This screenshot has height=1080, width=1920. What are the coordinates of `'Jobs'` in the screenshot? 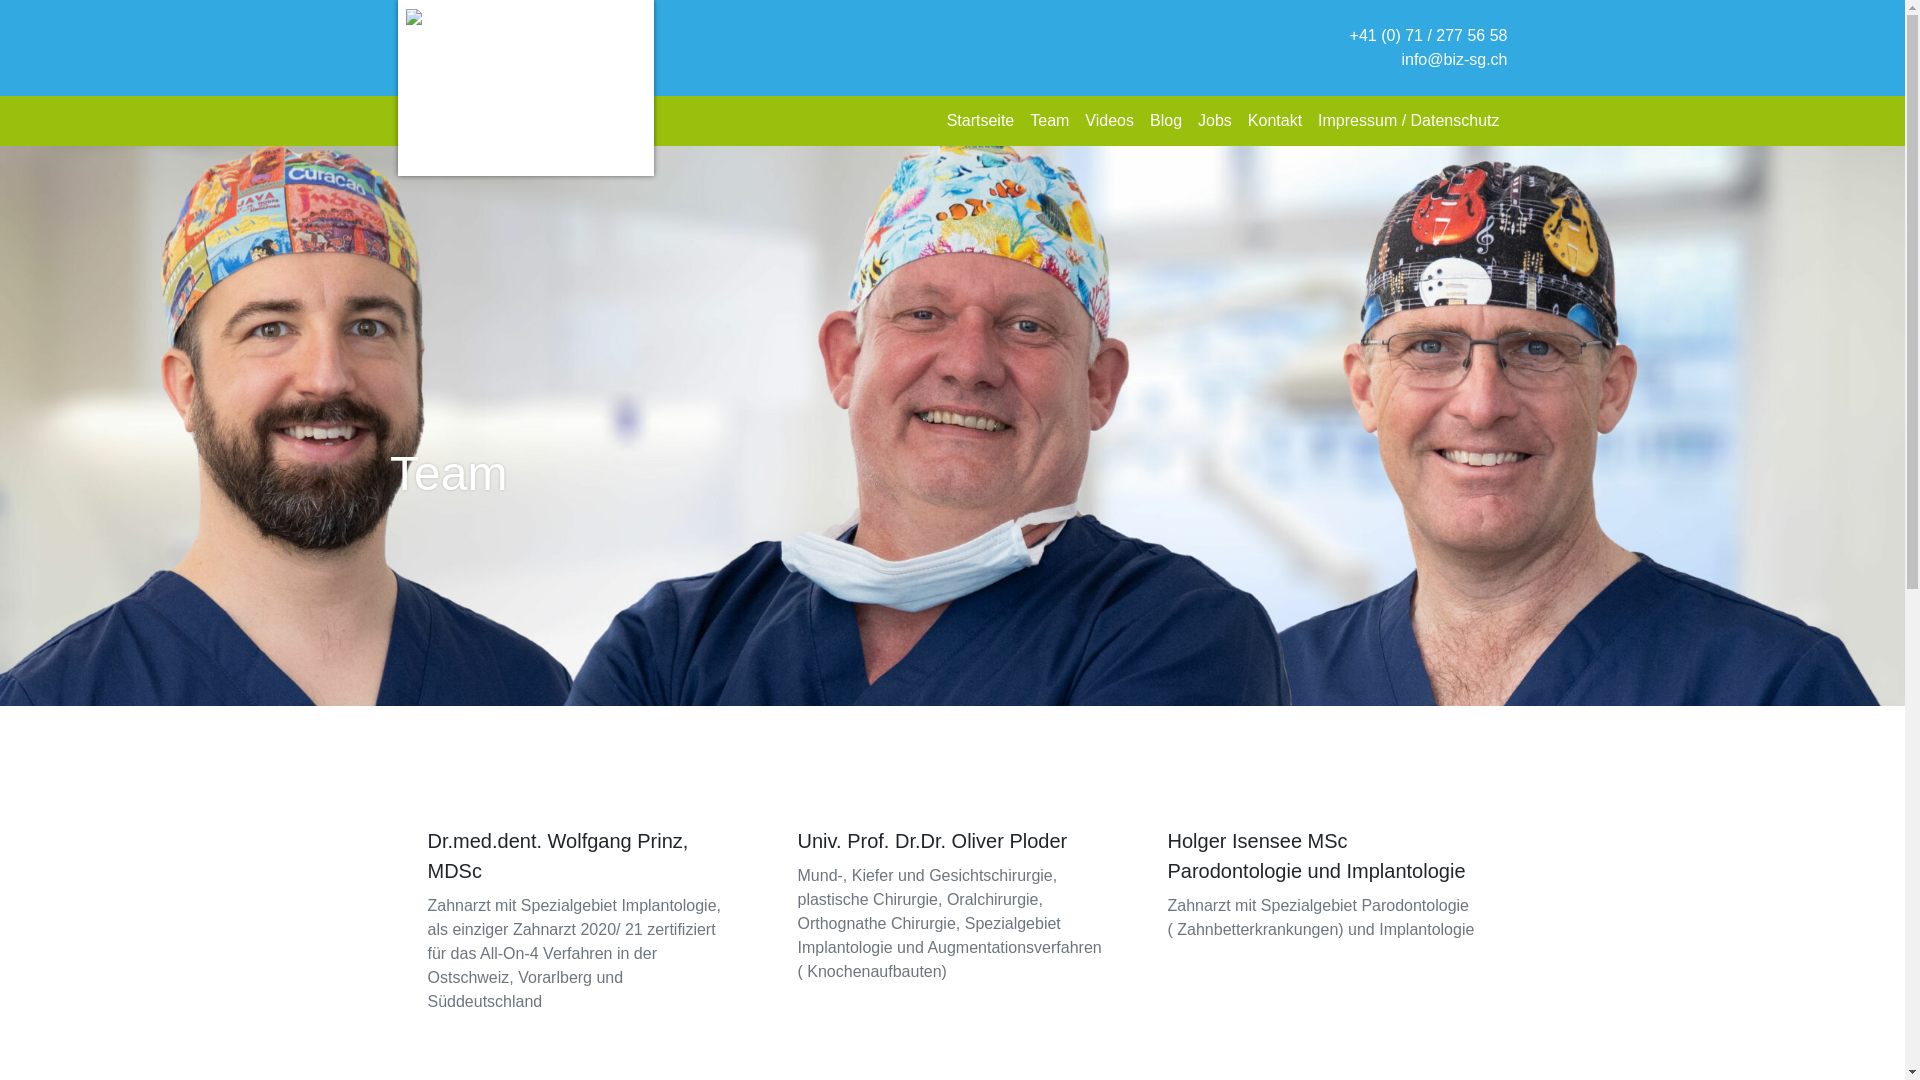 It's located at (1213, 120).